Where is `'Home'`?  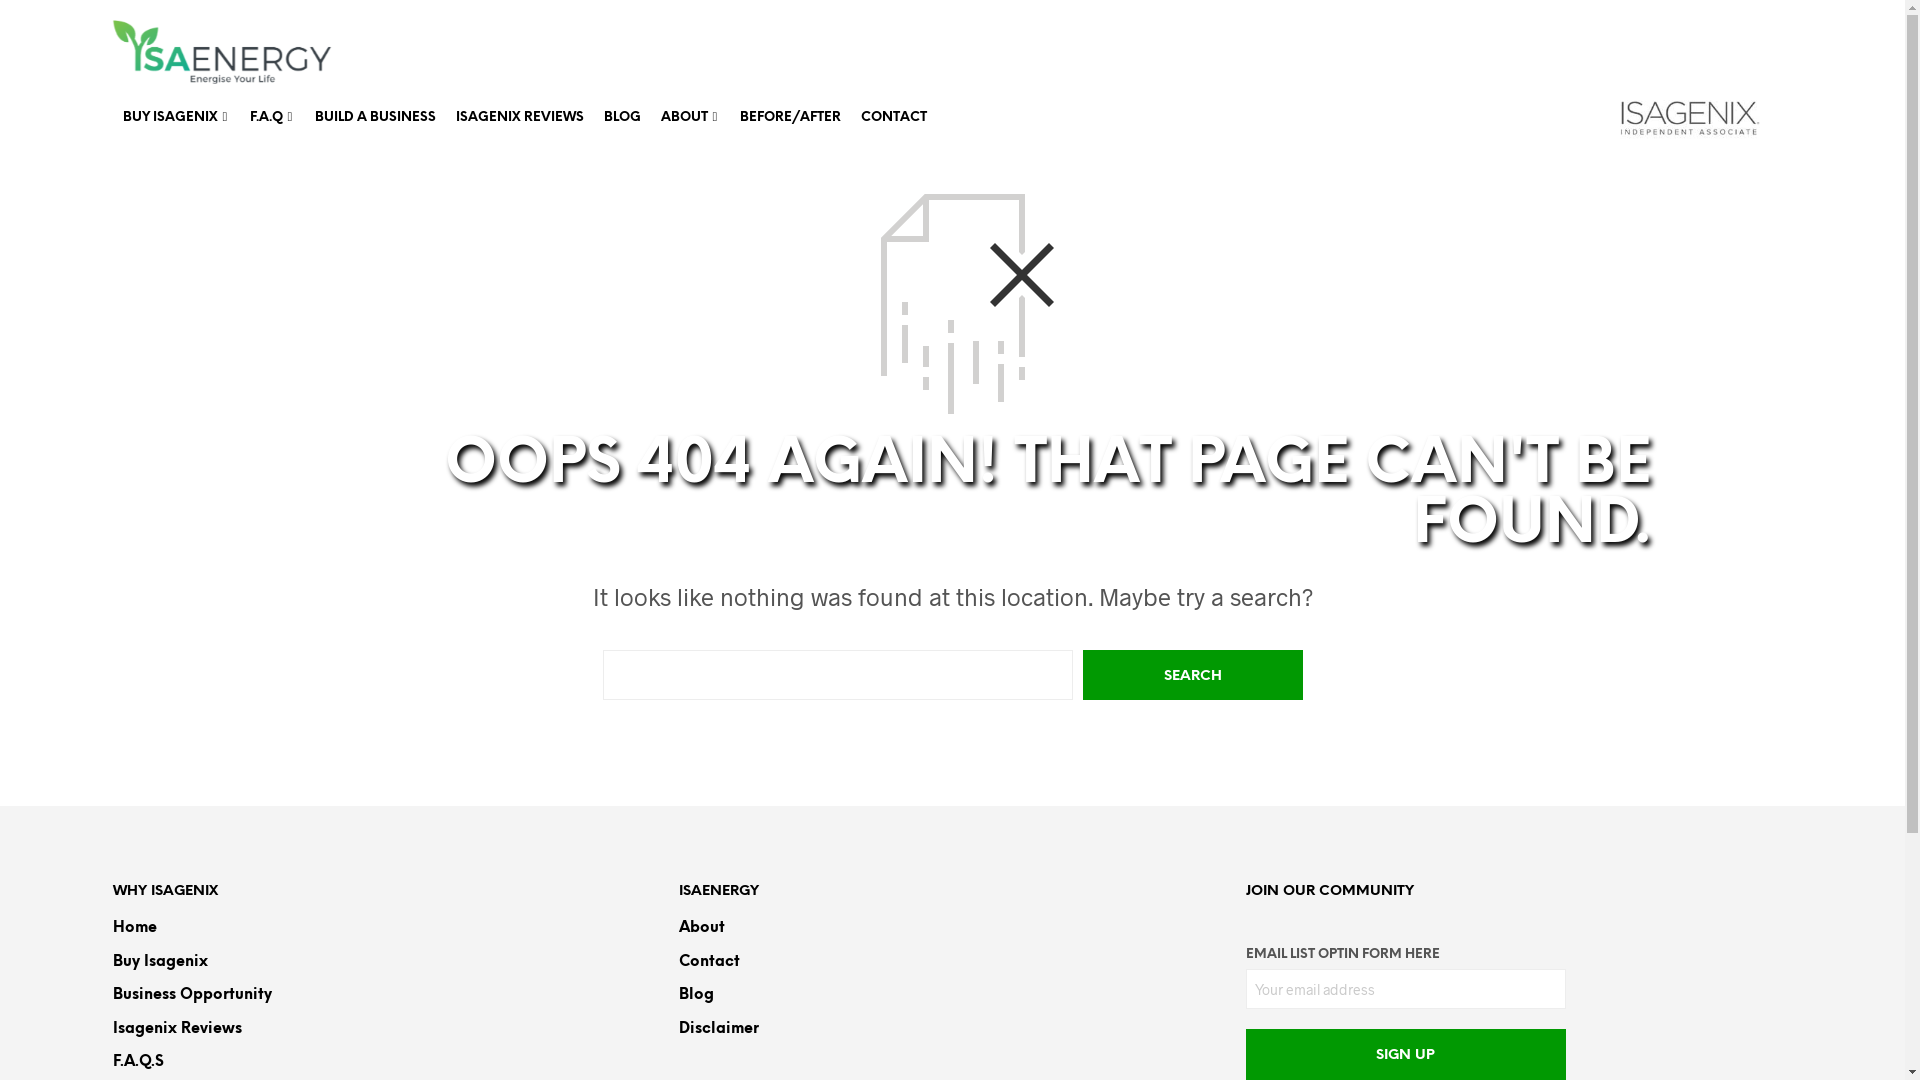
'Home' is located at coordinates (133, 928).